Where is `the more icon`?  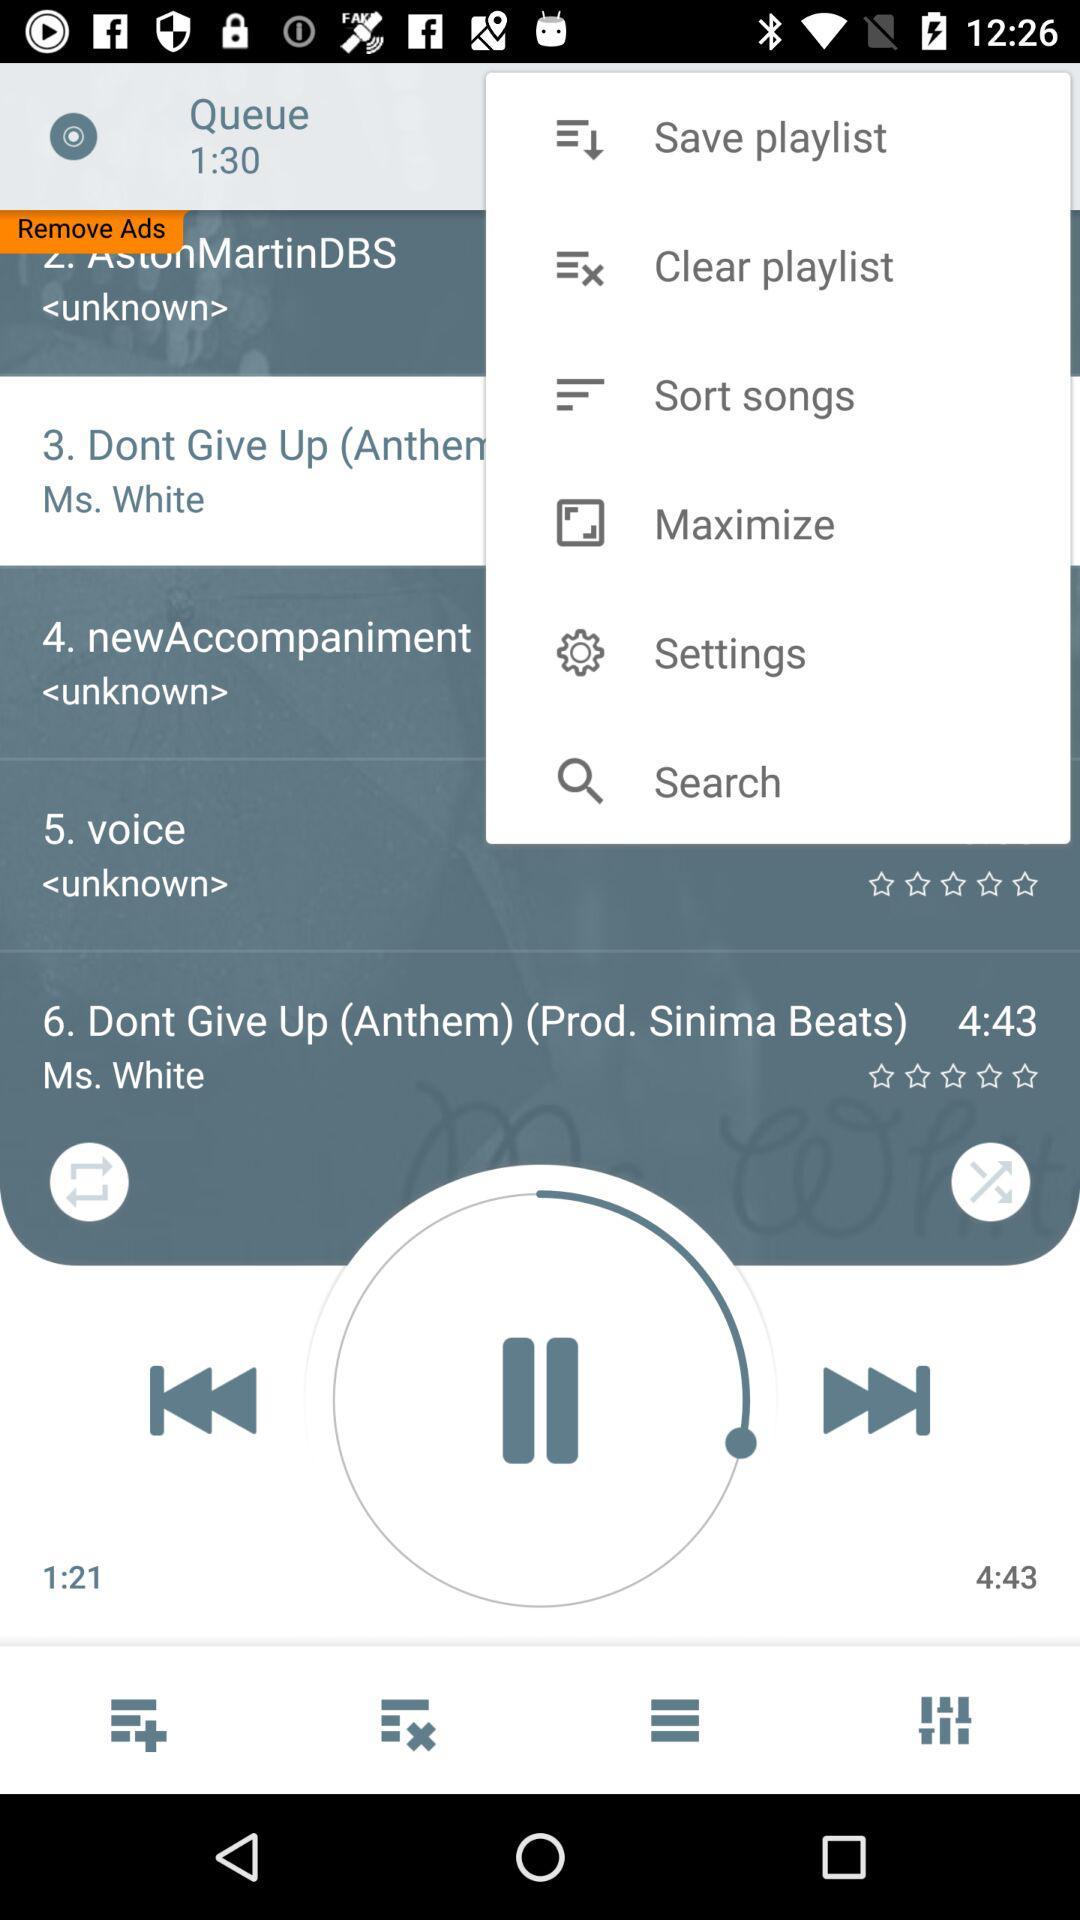 the more icon is located at coordinates (405, 1719).